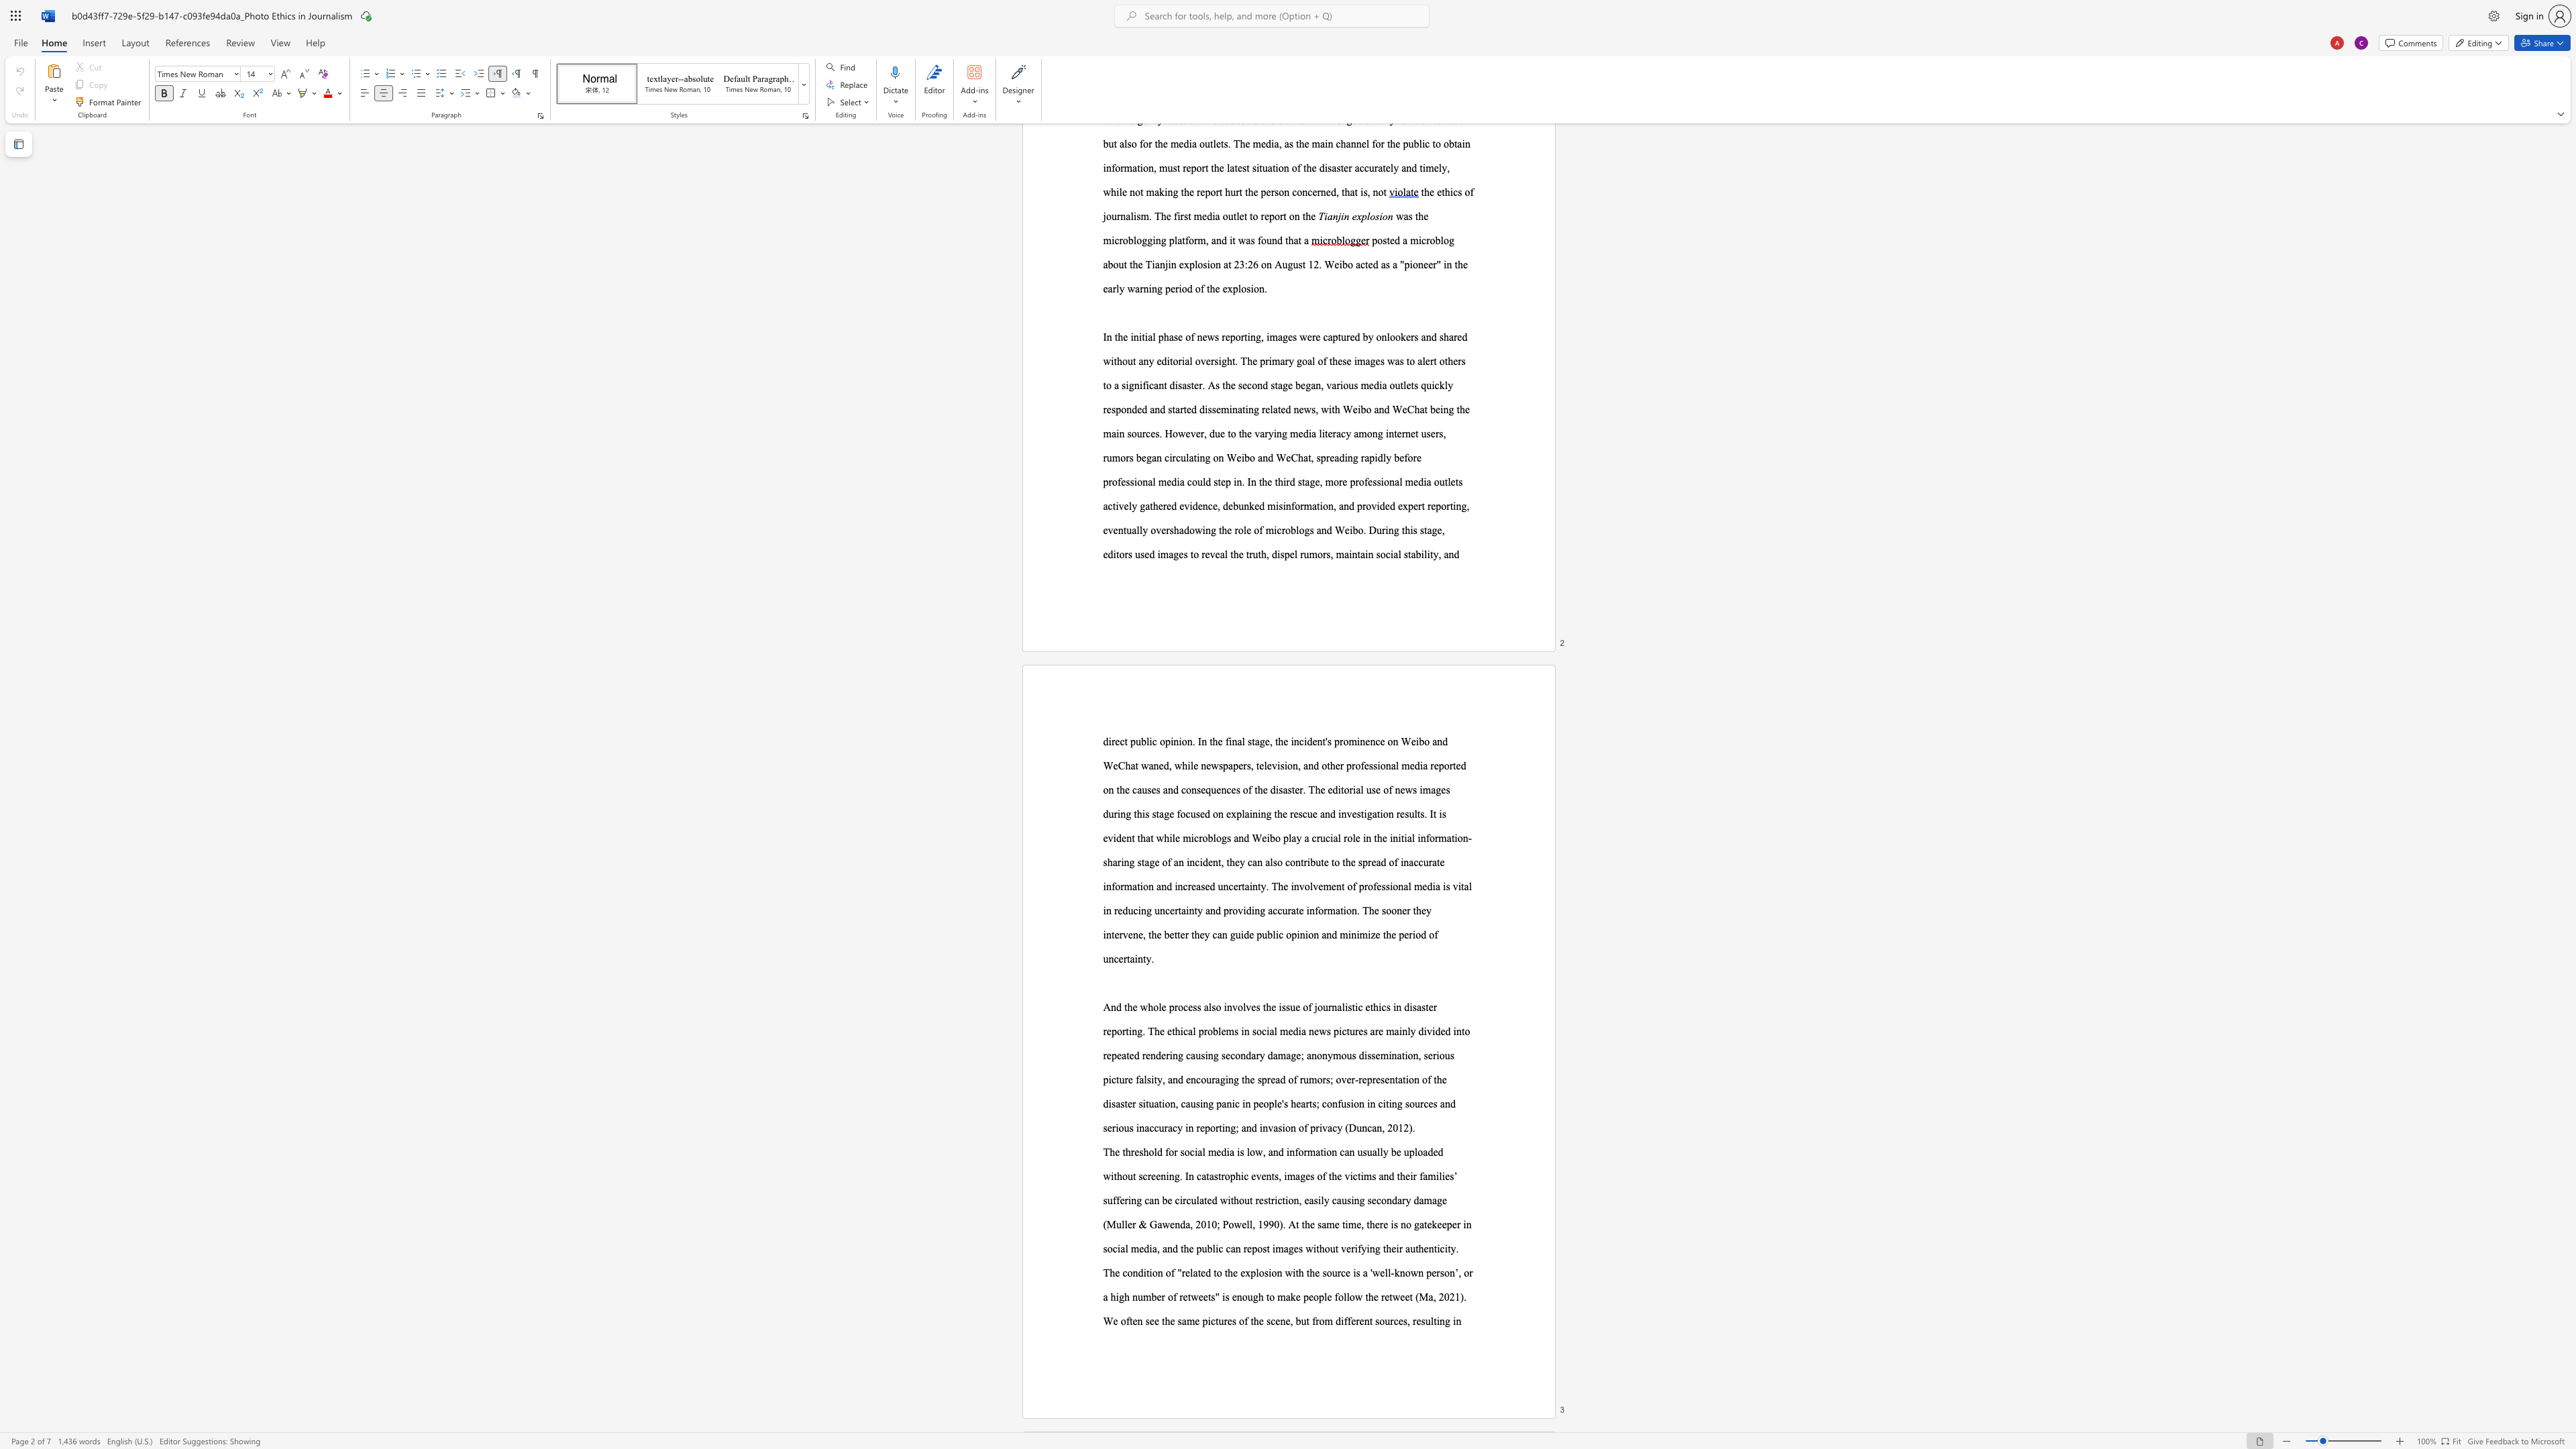  I want to click on the subset text "ss" within the text "whole process", so click(1192, 1006).